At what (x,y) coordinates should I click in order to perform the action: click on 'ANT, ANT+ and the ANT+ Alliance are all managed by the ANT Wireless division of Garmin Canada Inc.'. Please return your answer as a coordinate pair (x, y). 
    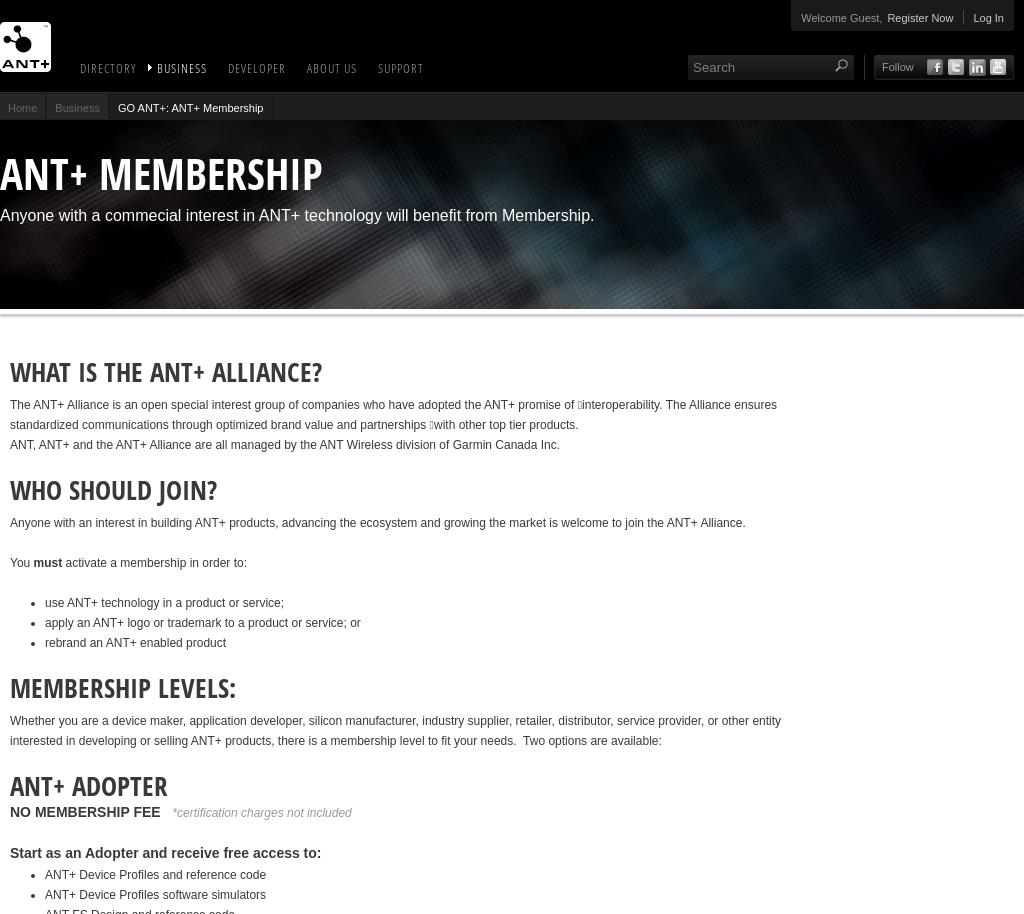
    Looking at the image, I should click on (284, 444).